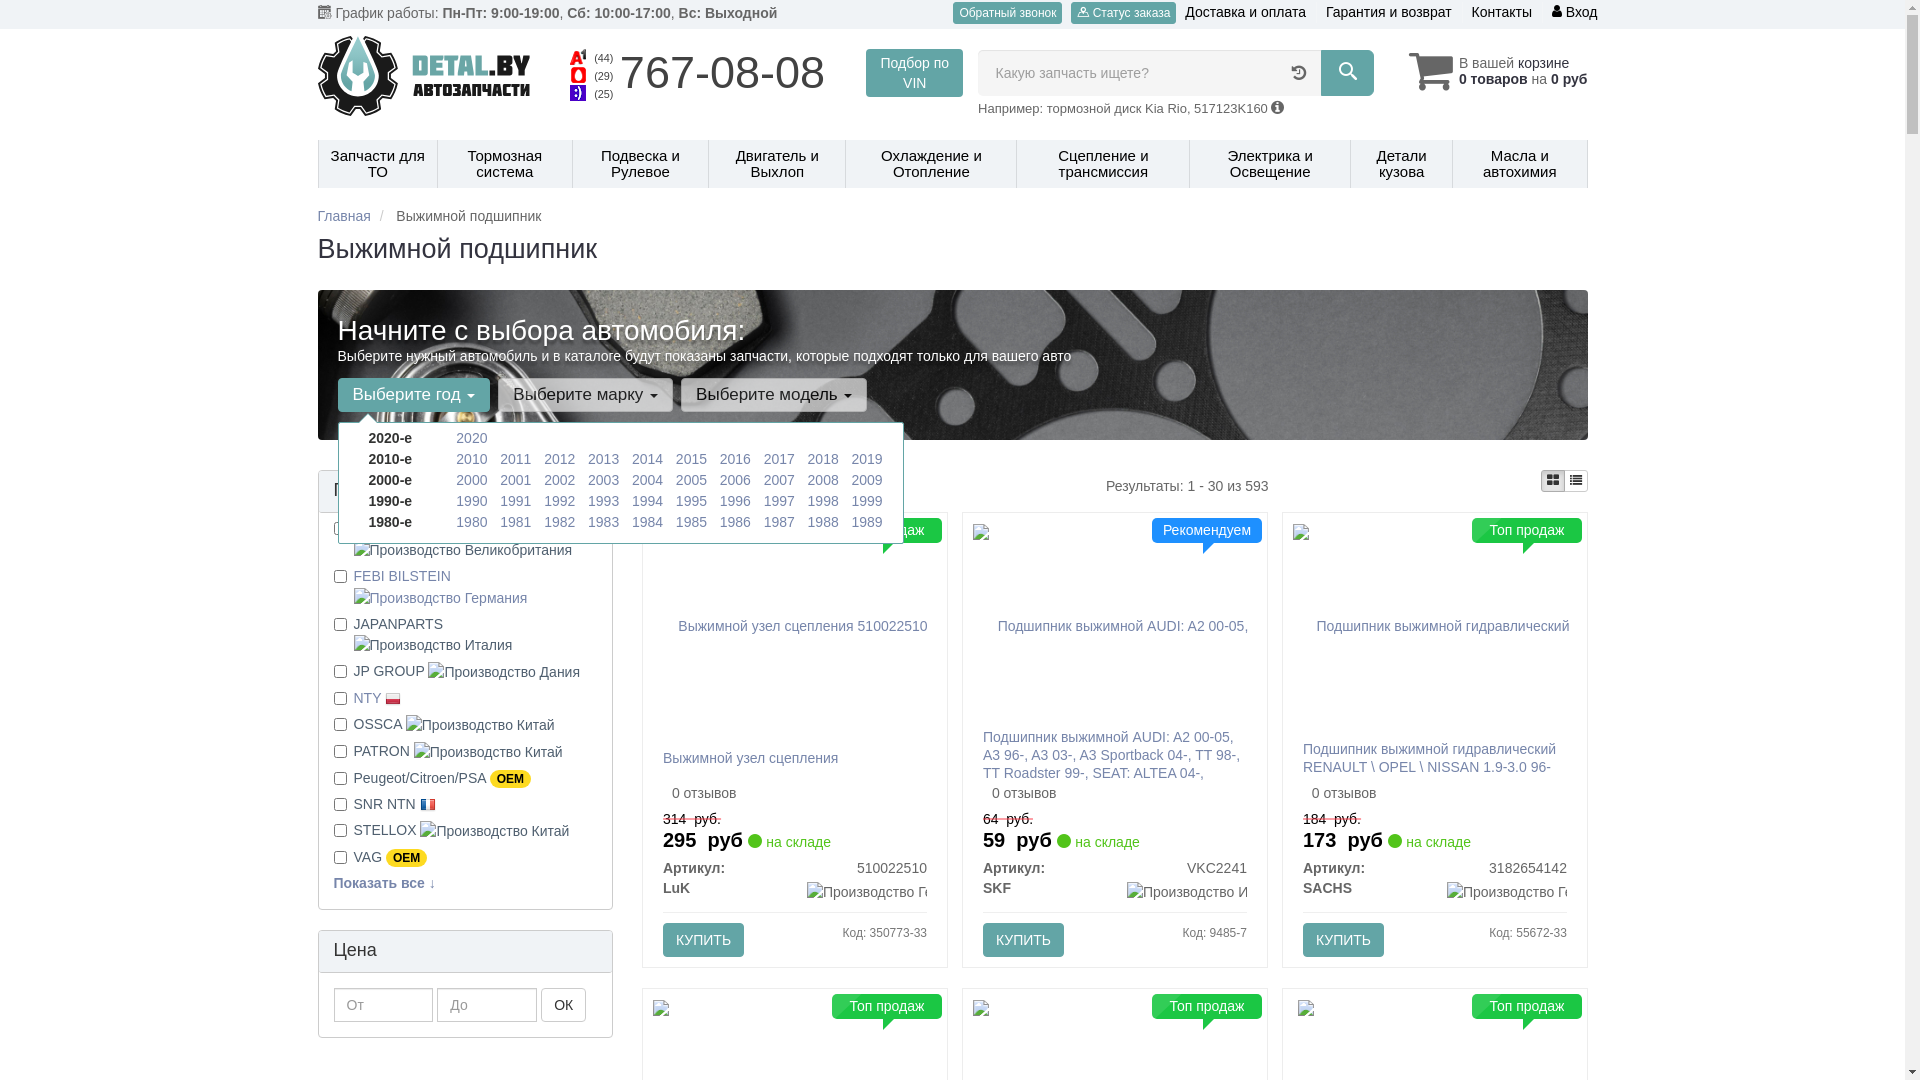  Describe the element at coordinates (631, 520) in the screenshot. I see `'1984'` at that location.